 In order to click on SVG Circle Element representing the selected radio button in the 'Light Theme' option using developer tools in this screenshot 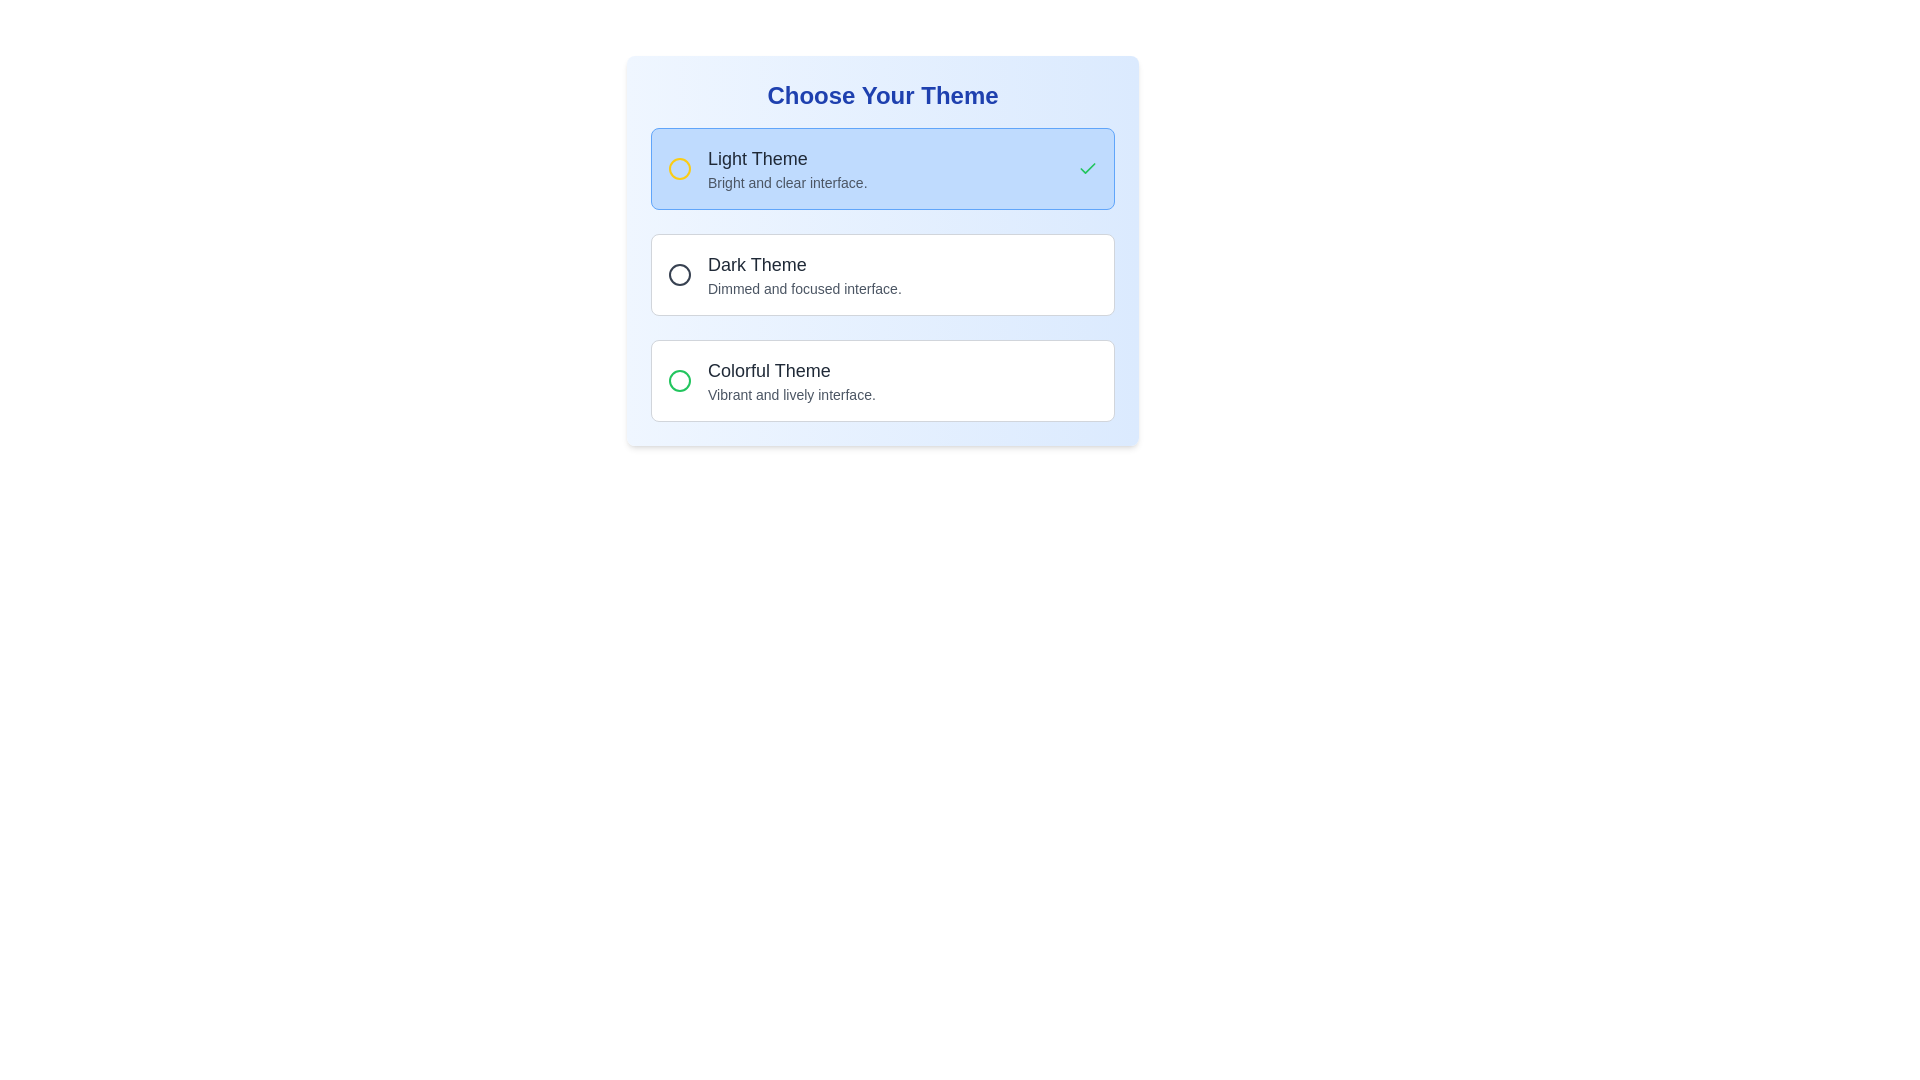, I will do `click(680, 168)`.